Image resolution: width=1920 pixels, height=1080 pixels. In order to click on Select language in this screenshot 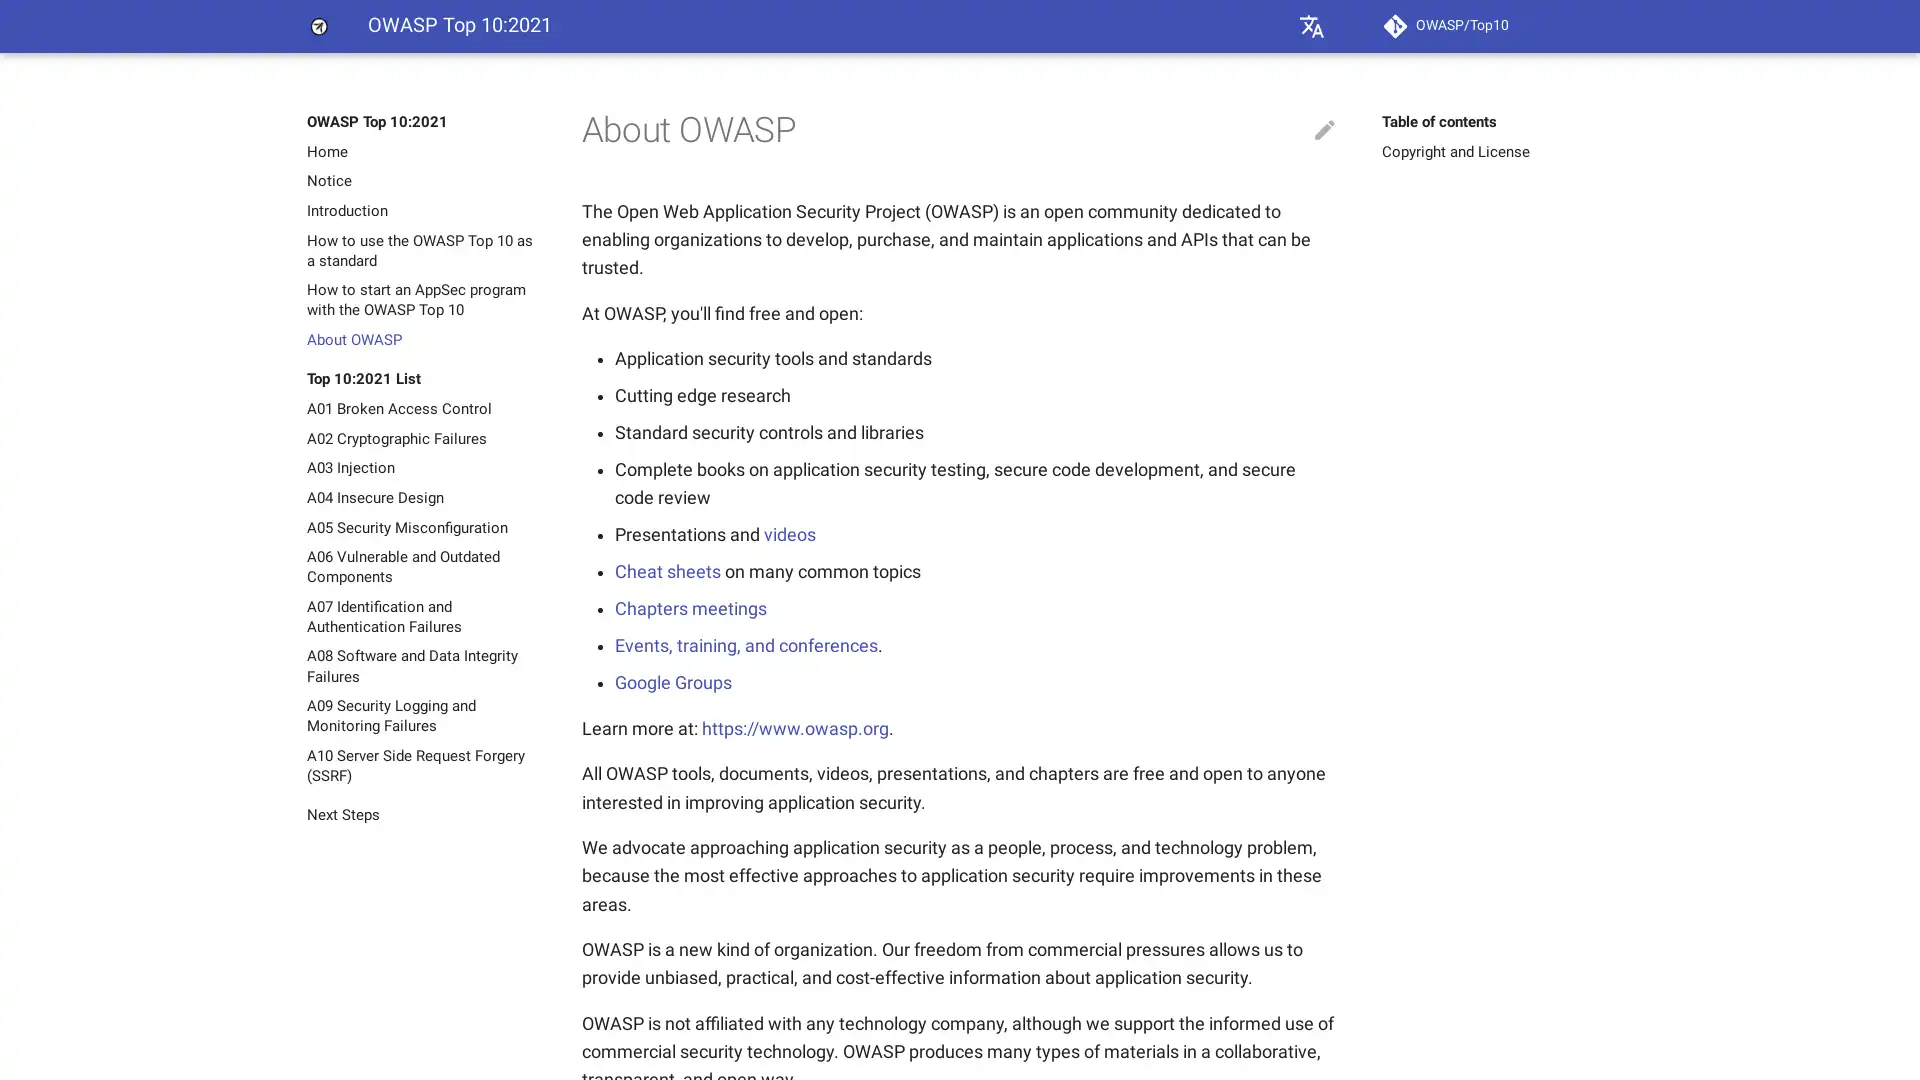, I will do `click(1311, 26)`.